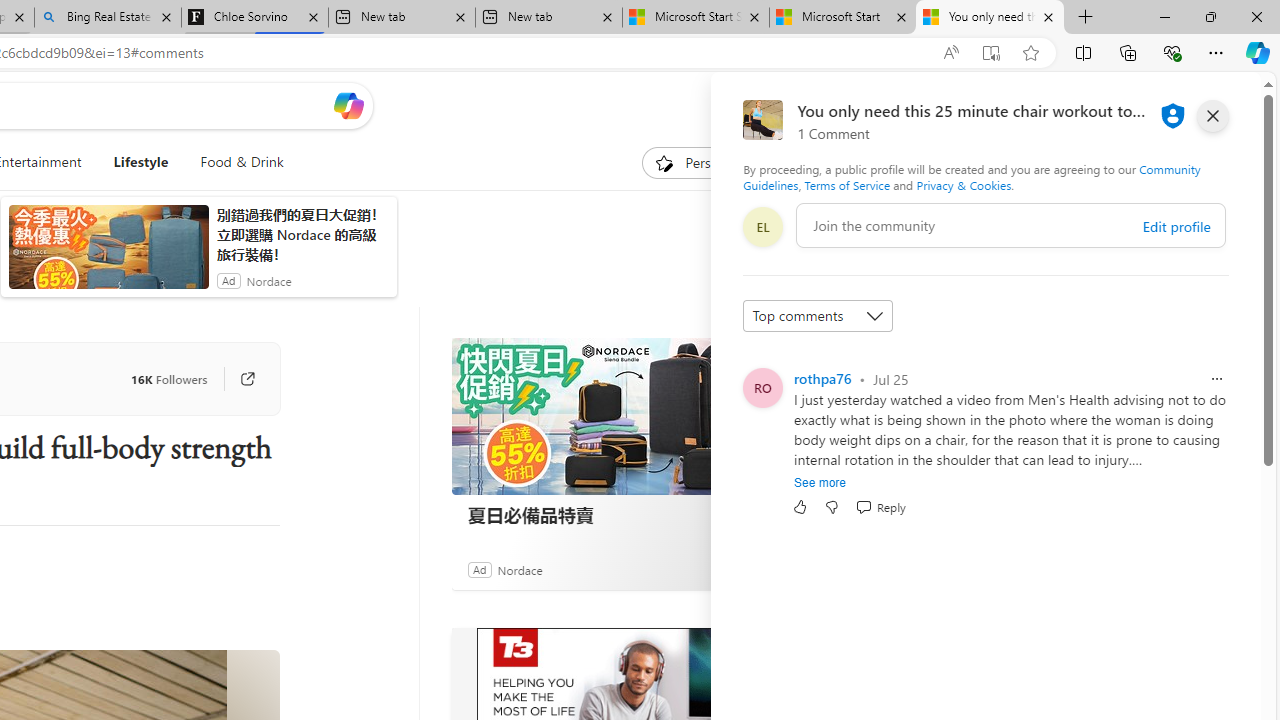  What do you see at coordinates (106, 17) in the screenshot?
I see `'Bing Real Estate - Home sales and rental listings'` at bounding box center [106, 17].